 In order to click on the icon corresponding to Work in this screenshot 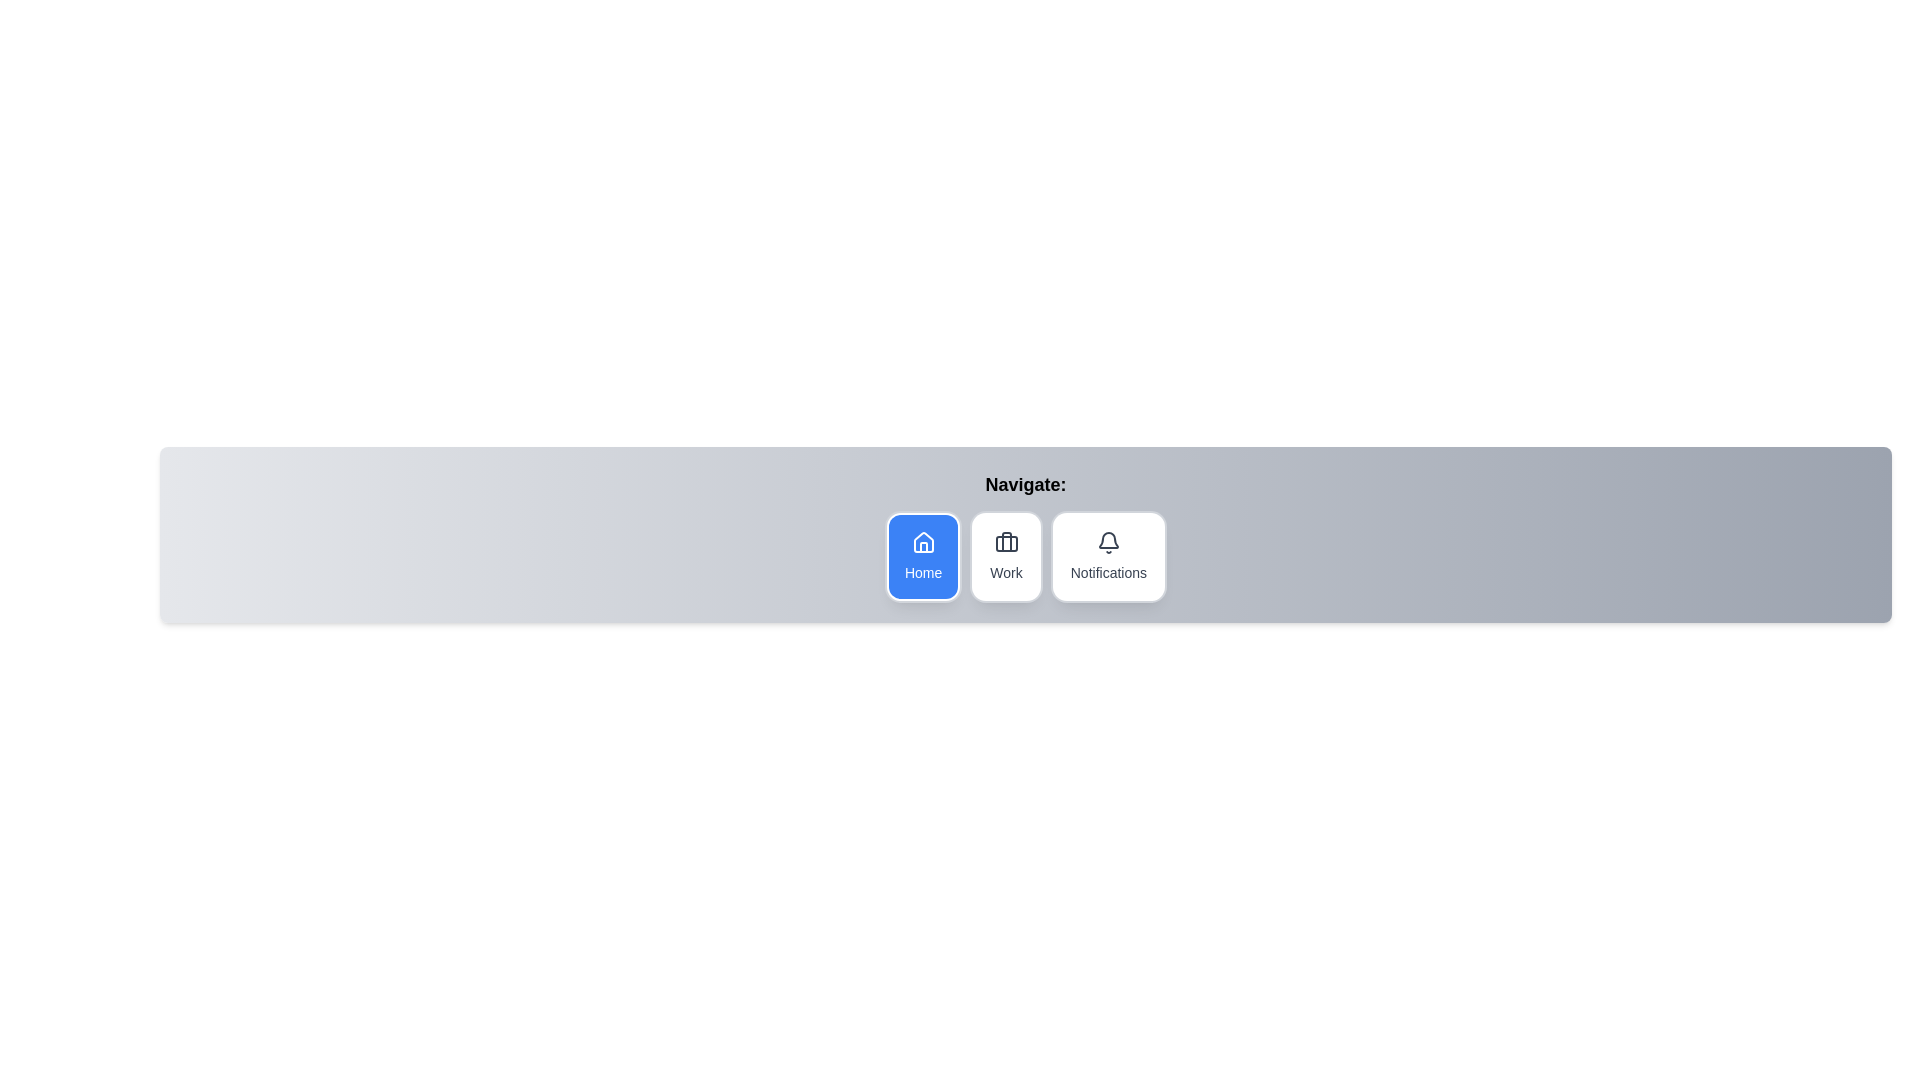, I will do `click(1006, 556)`.